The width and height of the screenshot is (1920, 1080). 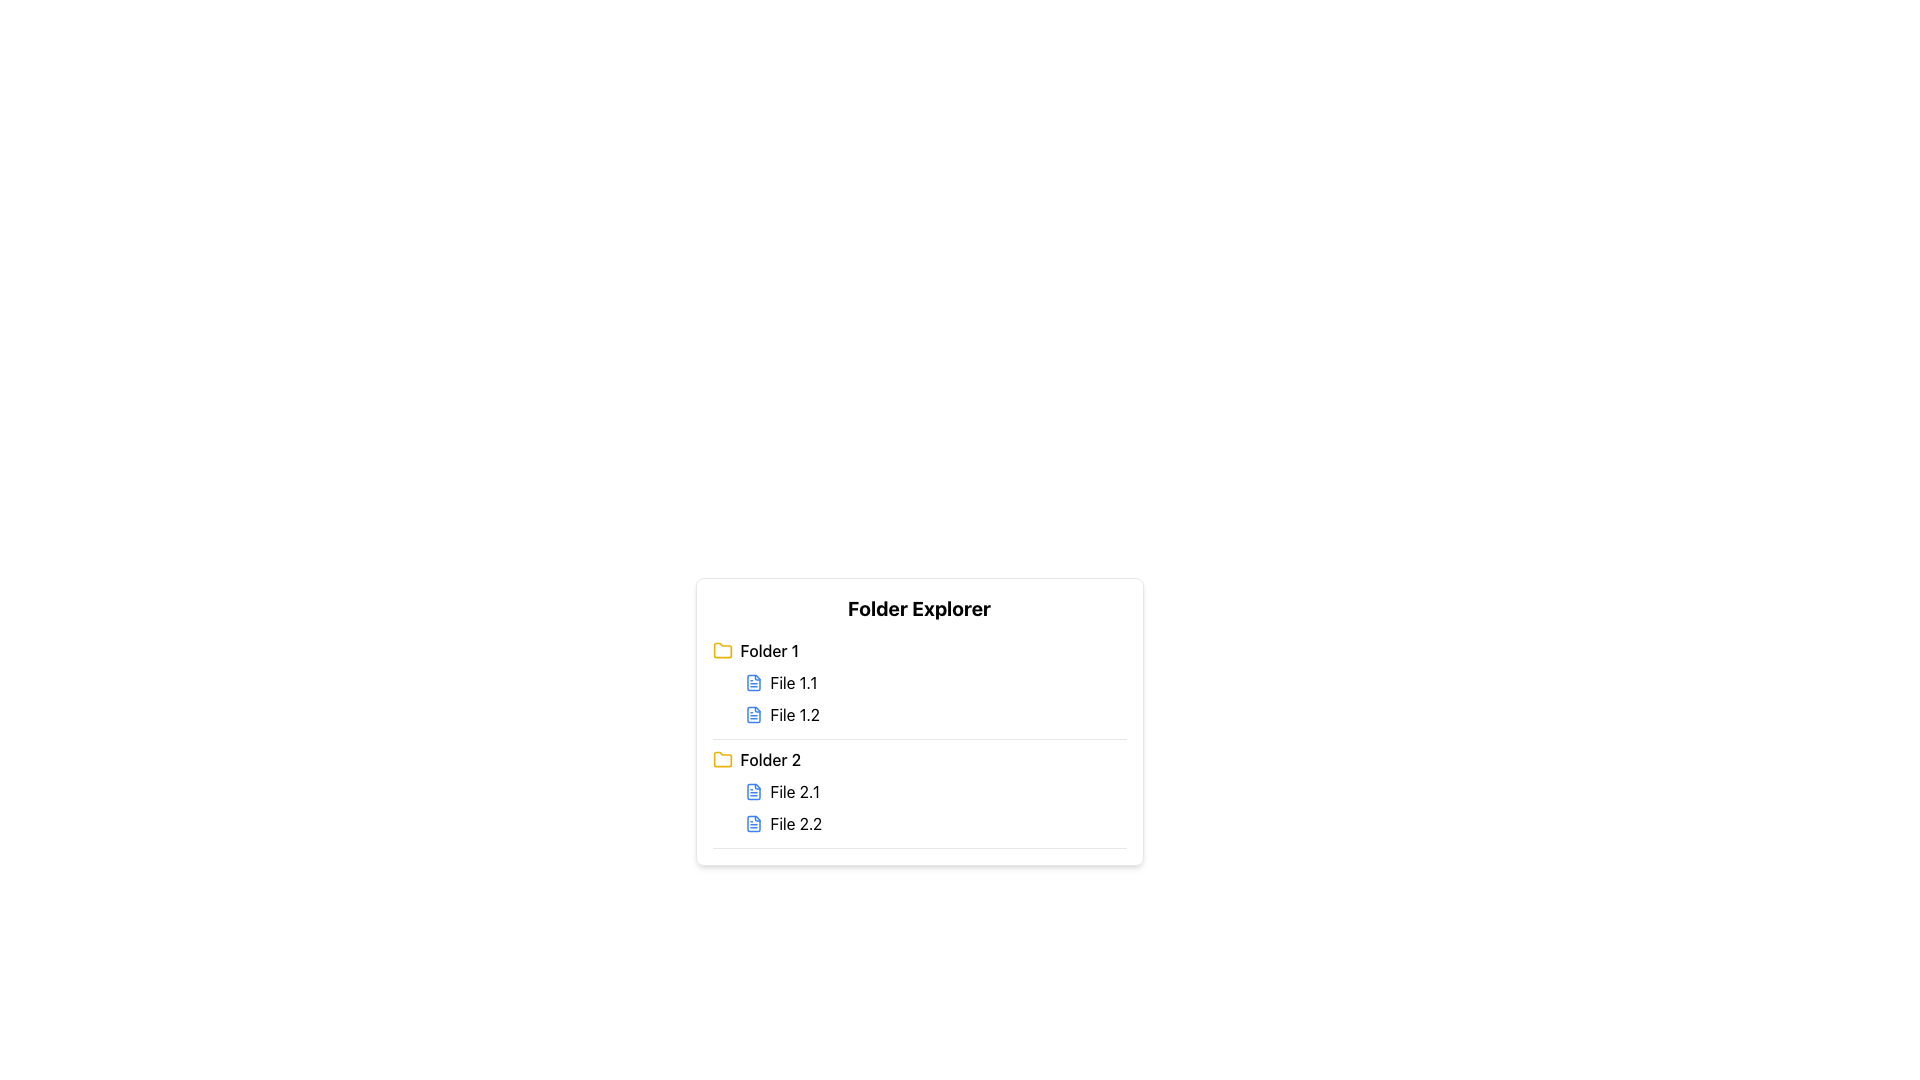 What do you see at coordinates (934, 824) in the screenshot?
I see `the labeled file icon representing 'File 2.2'` at bounding box center [934, 824].